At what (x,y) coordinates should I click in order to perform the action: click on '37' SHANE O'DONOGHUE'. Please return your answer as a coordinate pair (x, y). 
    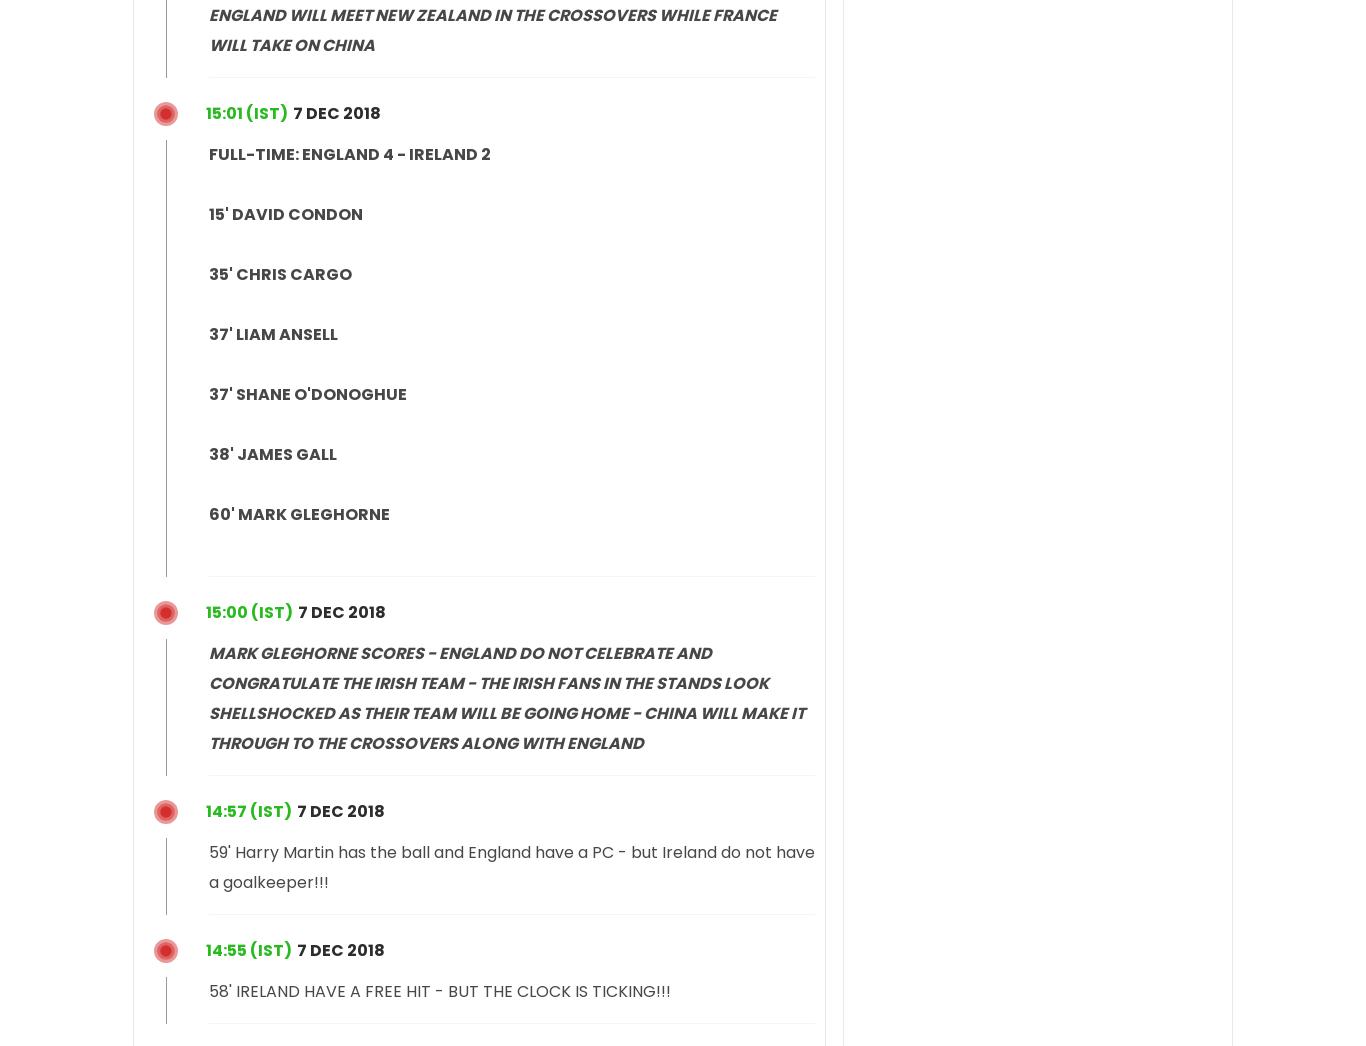
    Looking at the image, I should click on (308, 393).